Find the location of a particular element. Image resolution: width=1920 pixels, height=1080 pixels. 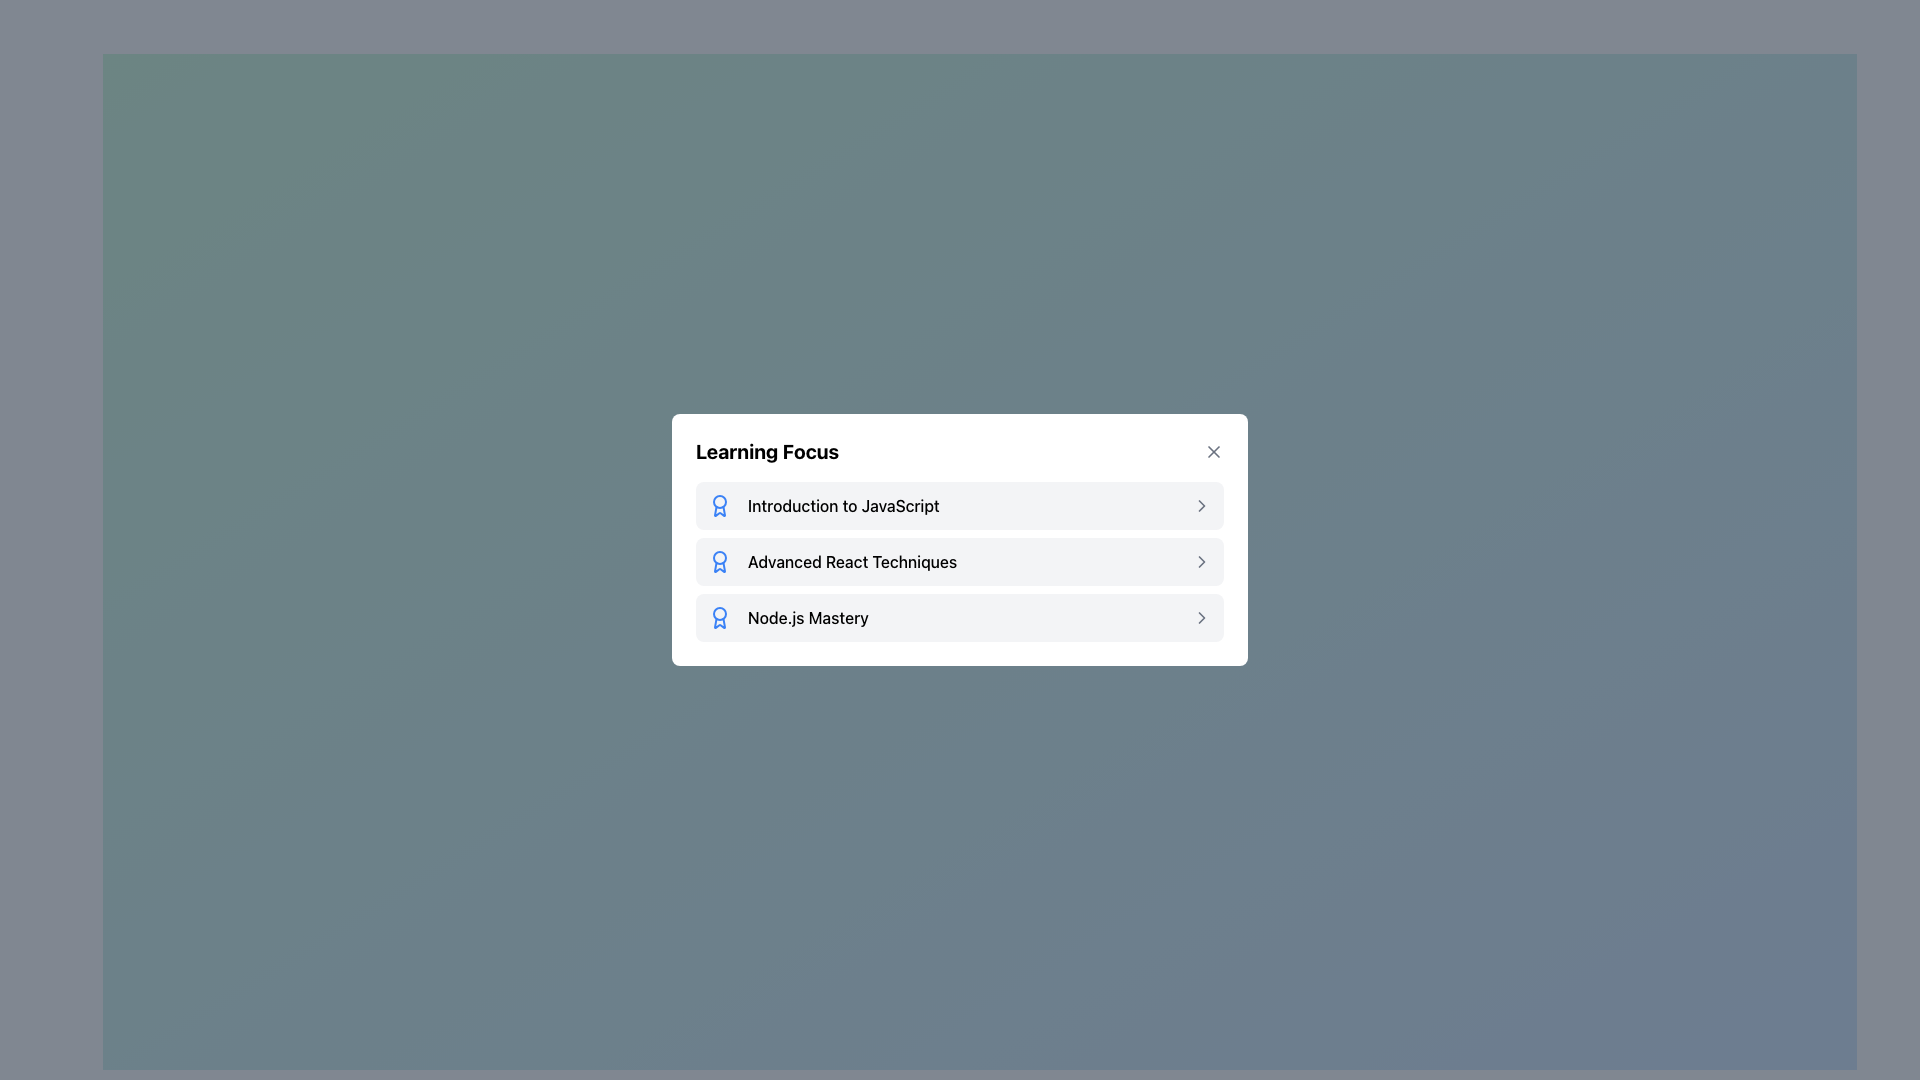

the Text label that serves as a title for an advanced course on React techniques, located in the second row of the vertical list within the 'Learning Focus' card, to the right of a bookmark or award icon is located at coordinates (852, 562).